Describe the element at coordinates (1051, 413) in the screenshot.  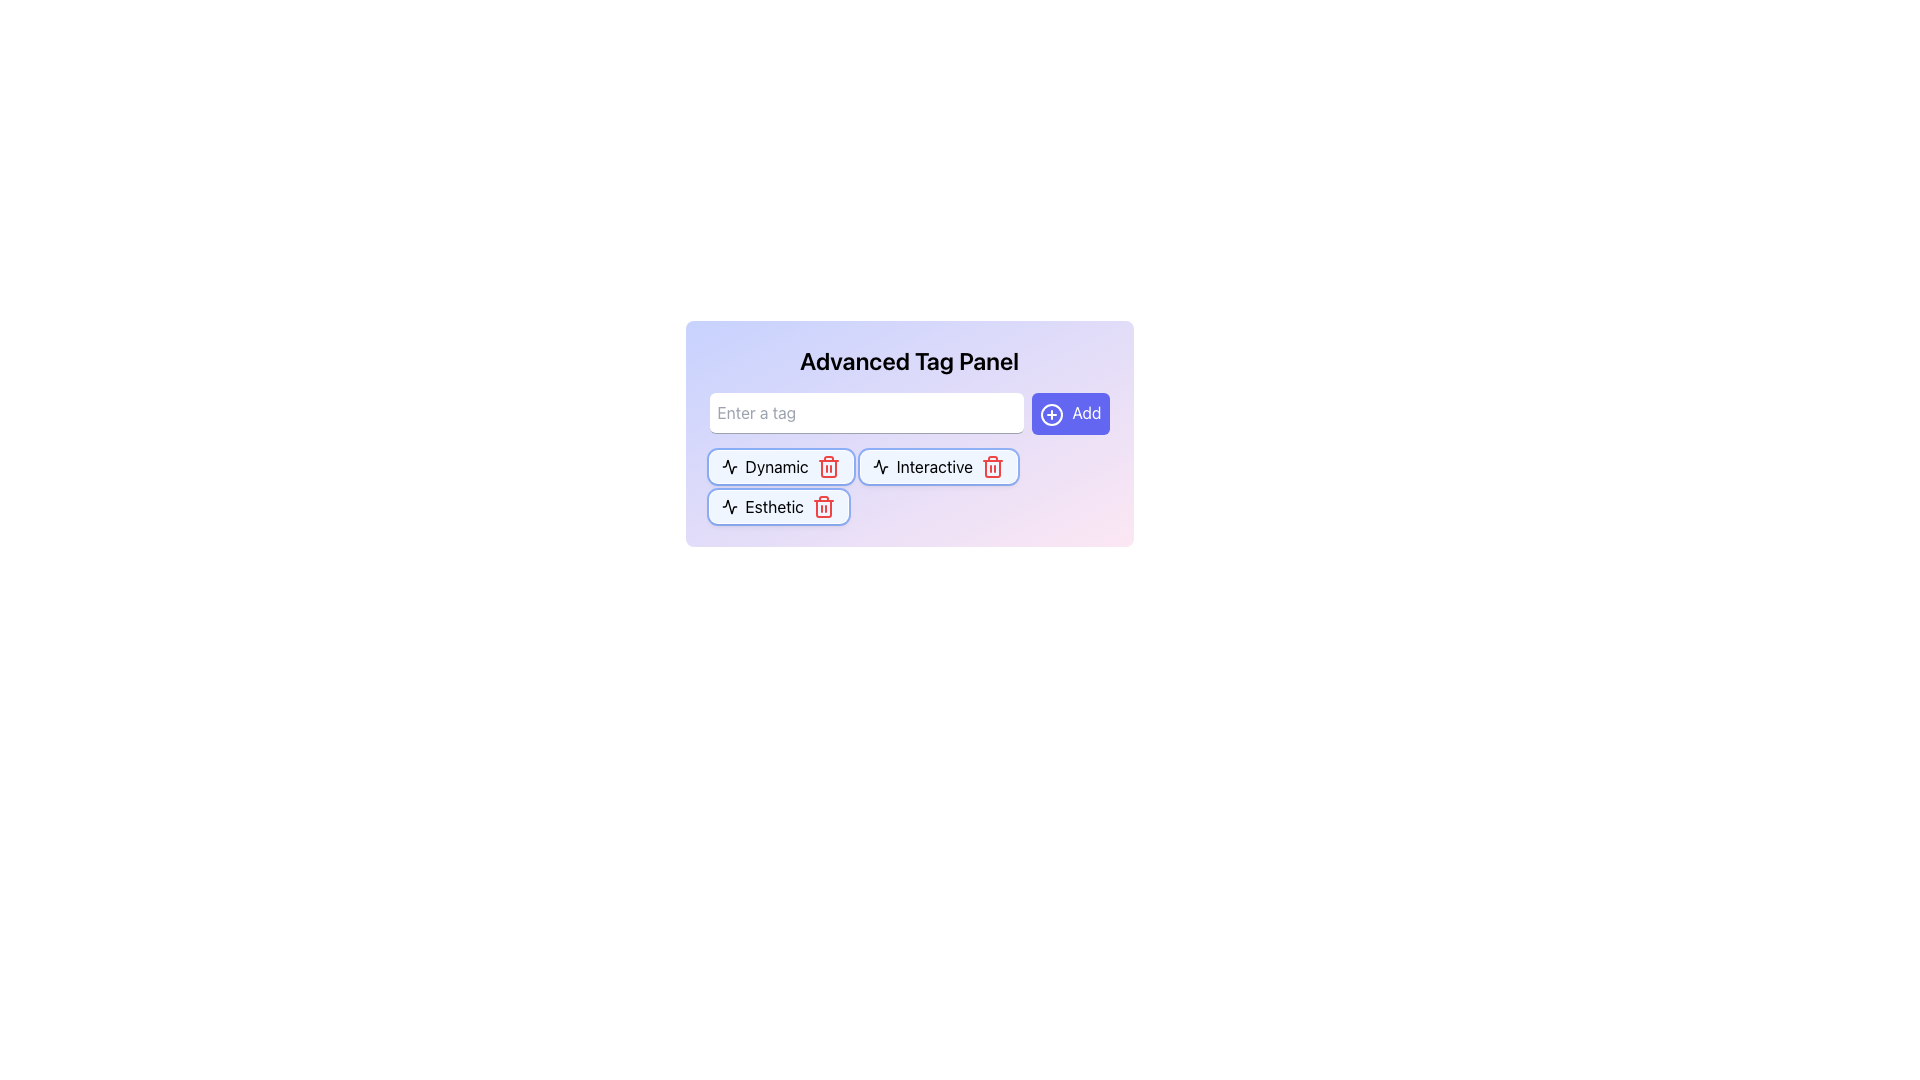
I see `the Circle SVG component that is part of the 'Add' button iconography, located to the right of the tag input field` at that location.